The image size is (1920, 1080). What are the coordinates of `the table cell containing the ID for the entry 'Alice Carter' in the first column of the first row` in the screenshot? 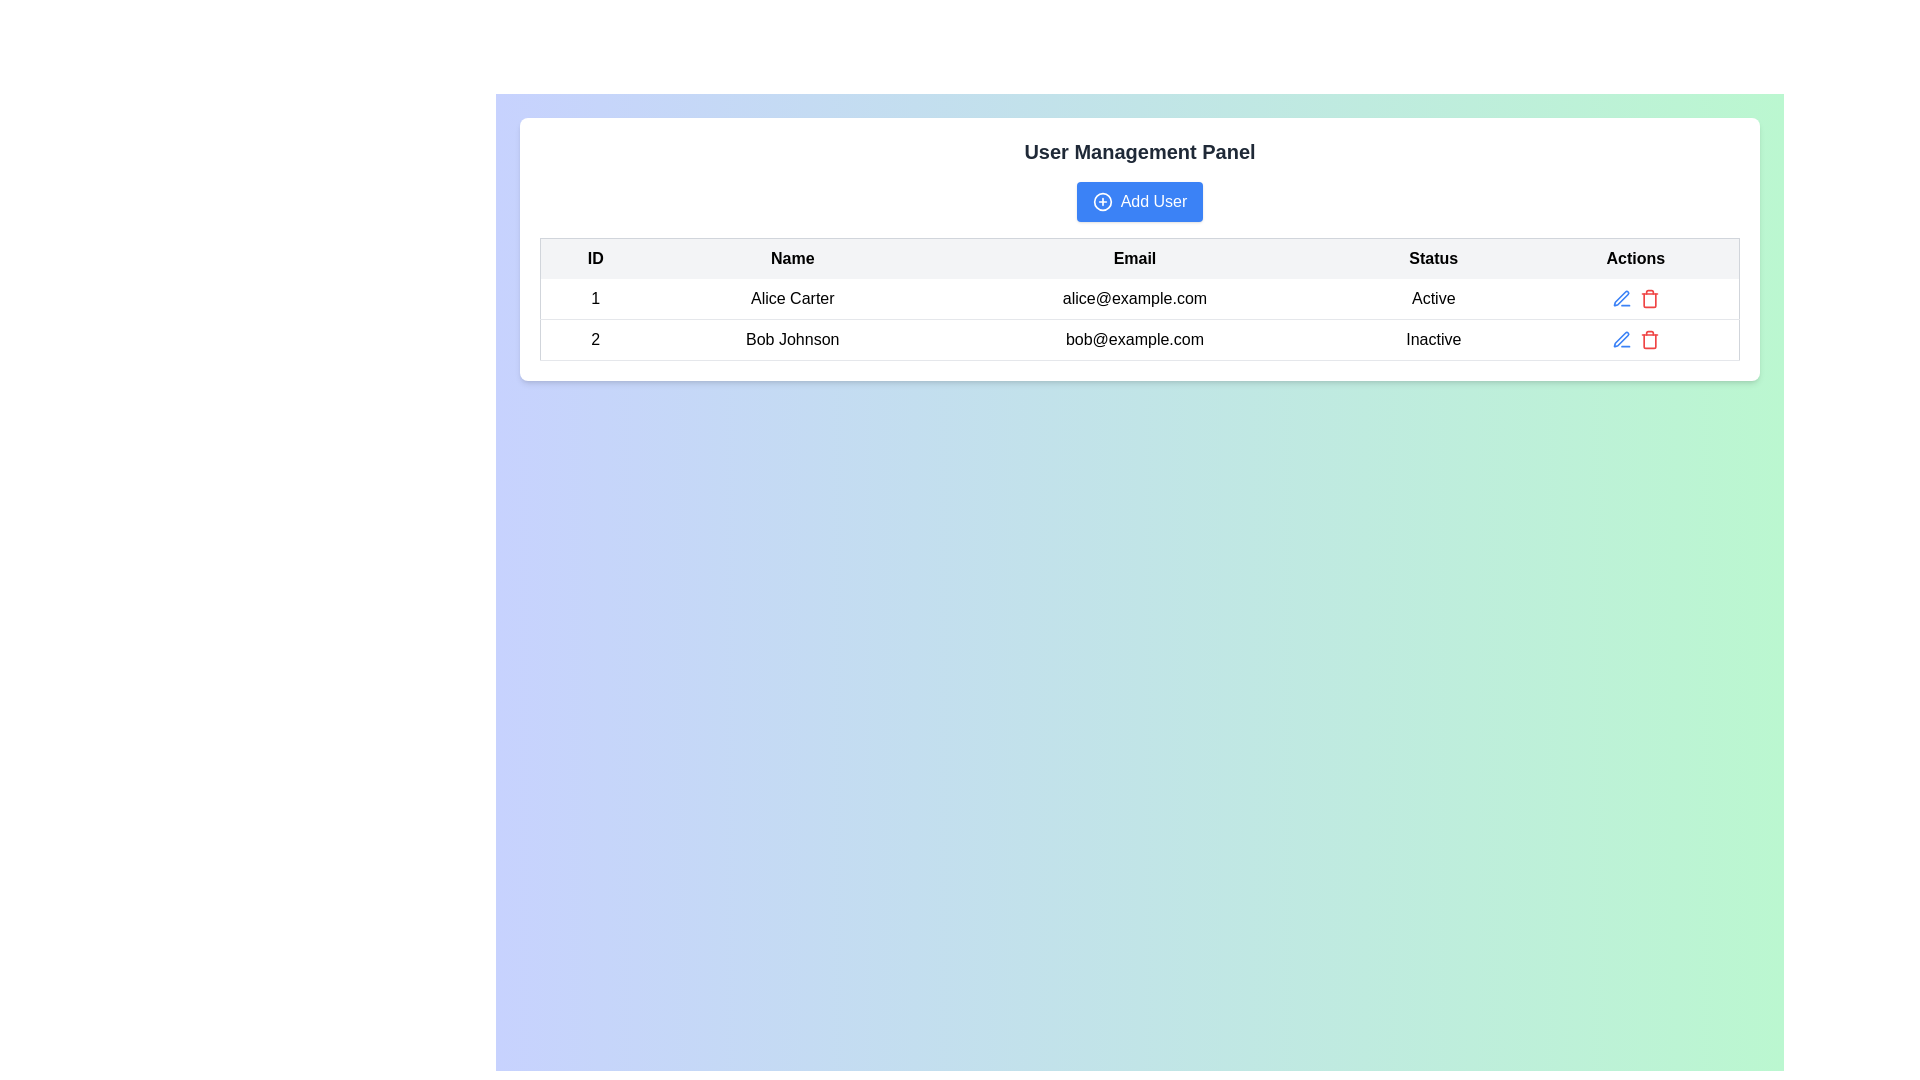 It's located at (594, 299).